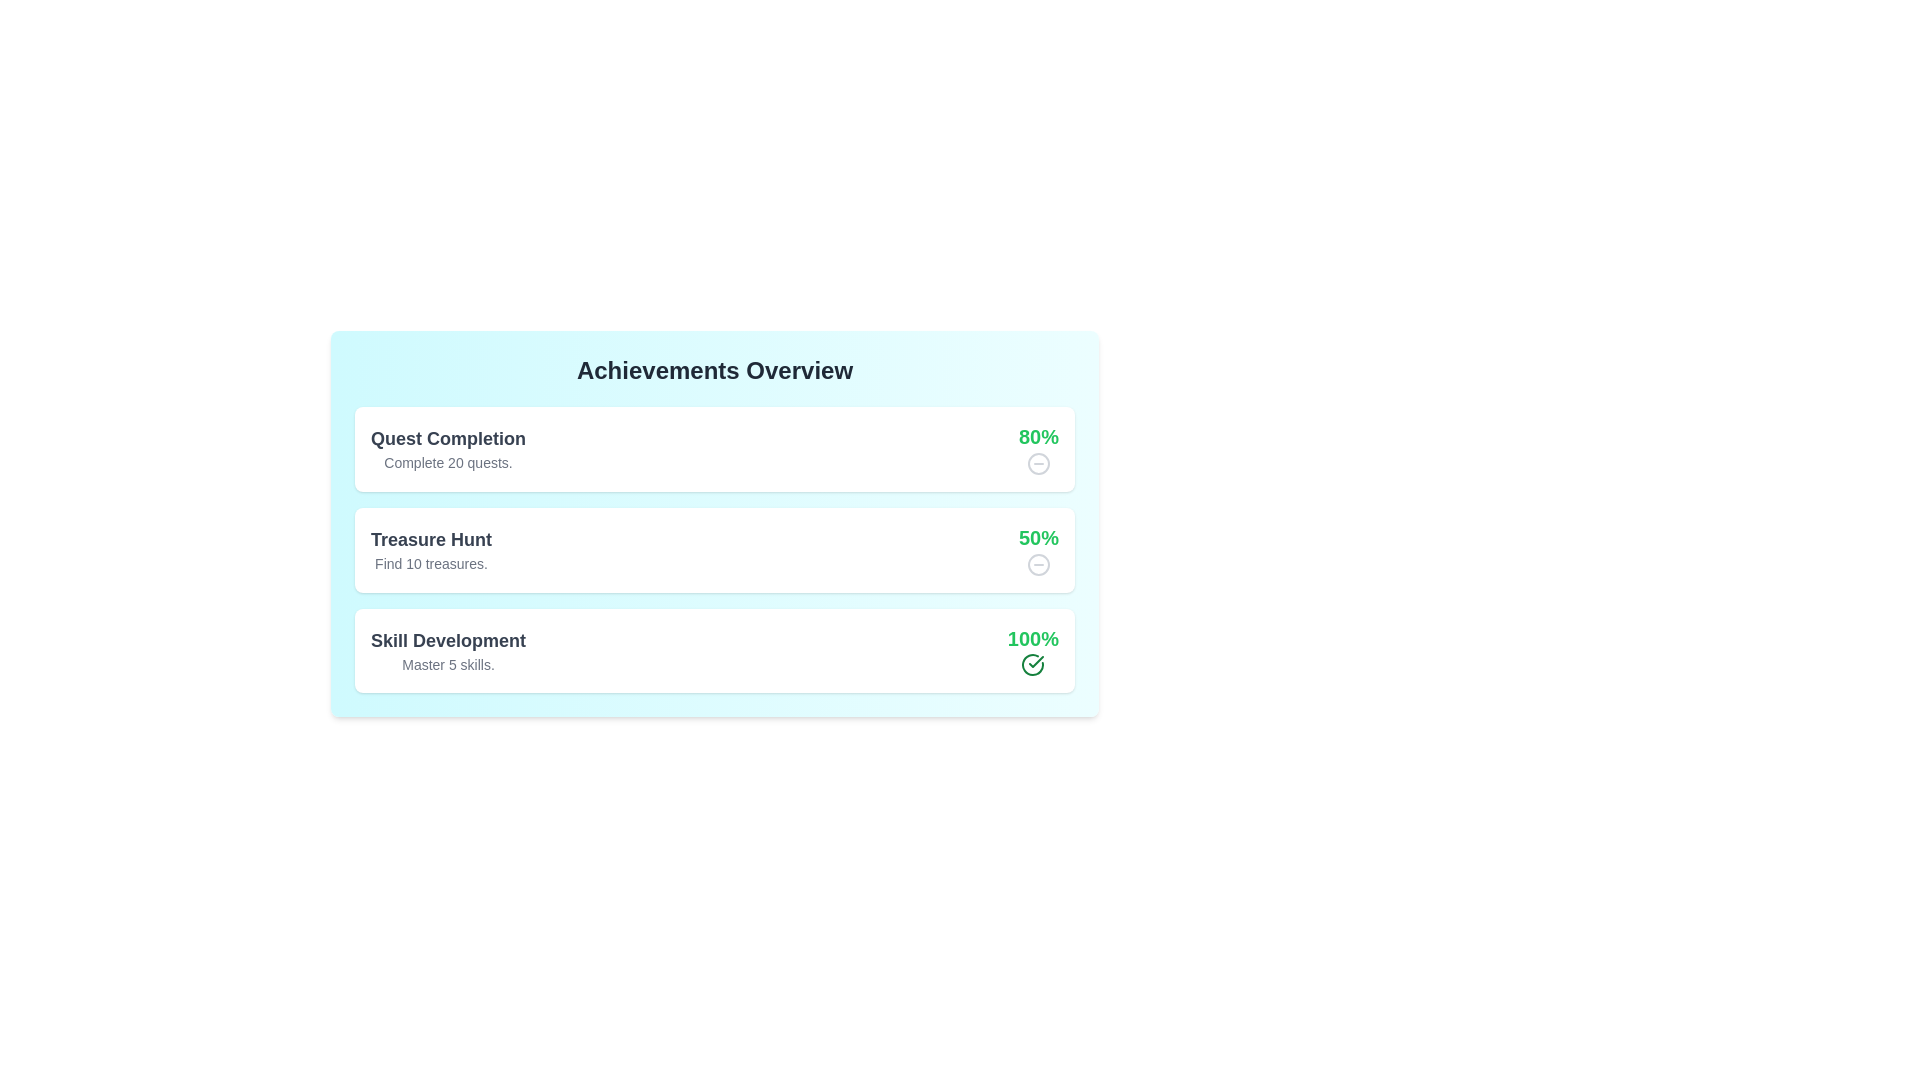  What do you see at coordinates (447, 640) in the screenshot?
I see `the 'Skill Development' heading in the third card of the 'Achievements Overview' section, which is displayed in bold dark gray text above the subtext 'Master 5 skills'` at bounding box center [447, 640].